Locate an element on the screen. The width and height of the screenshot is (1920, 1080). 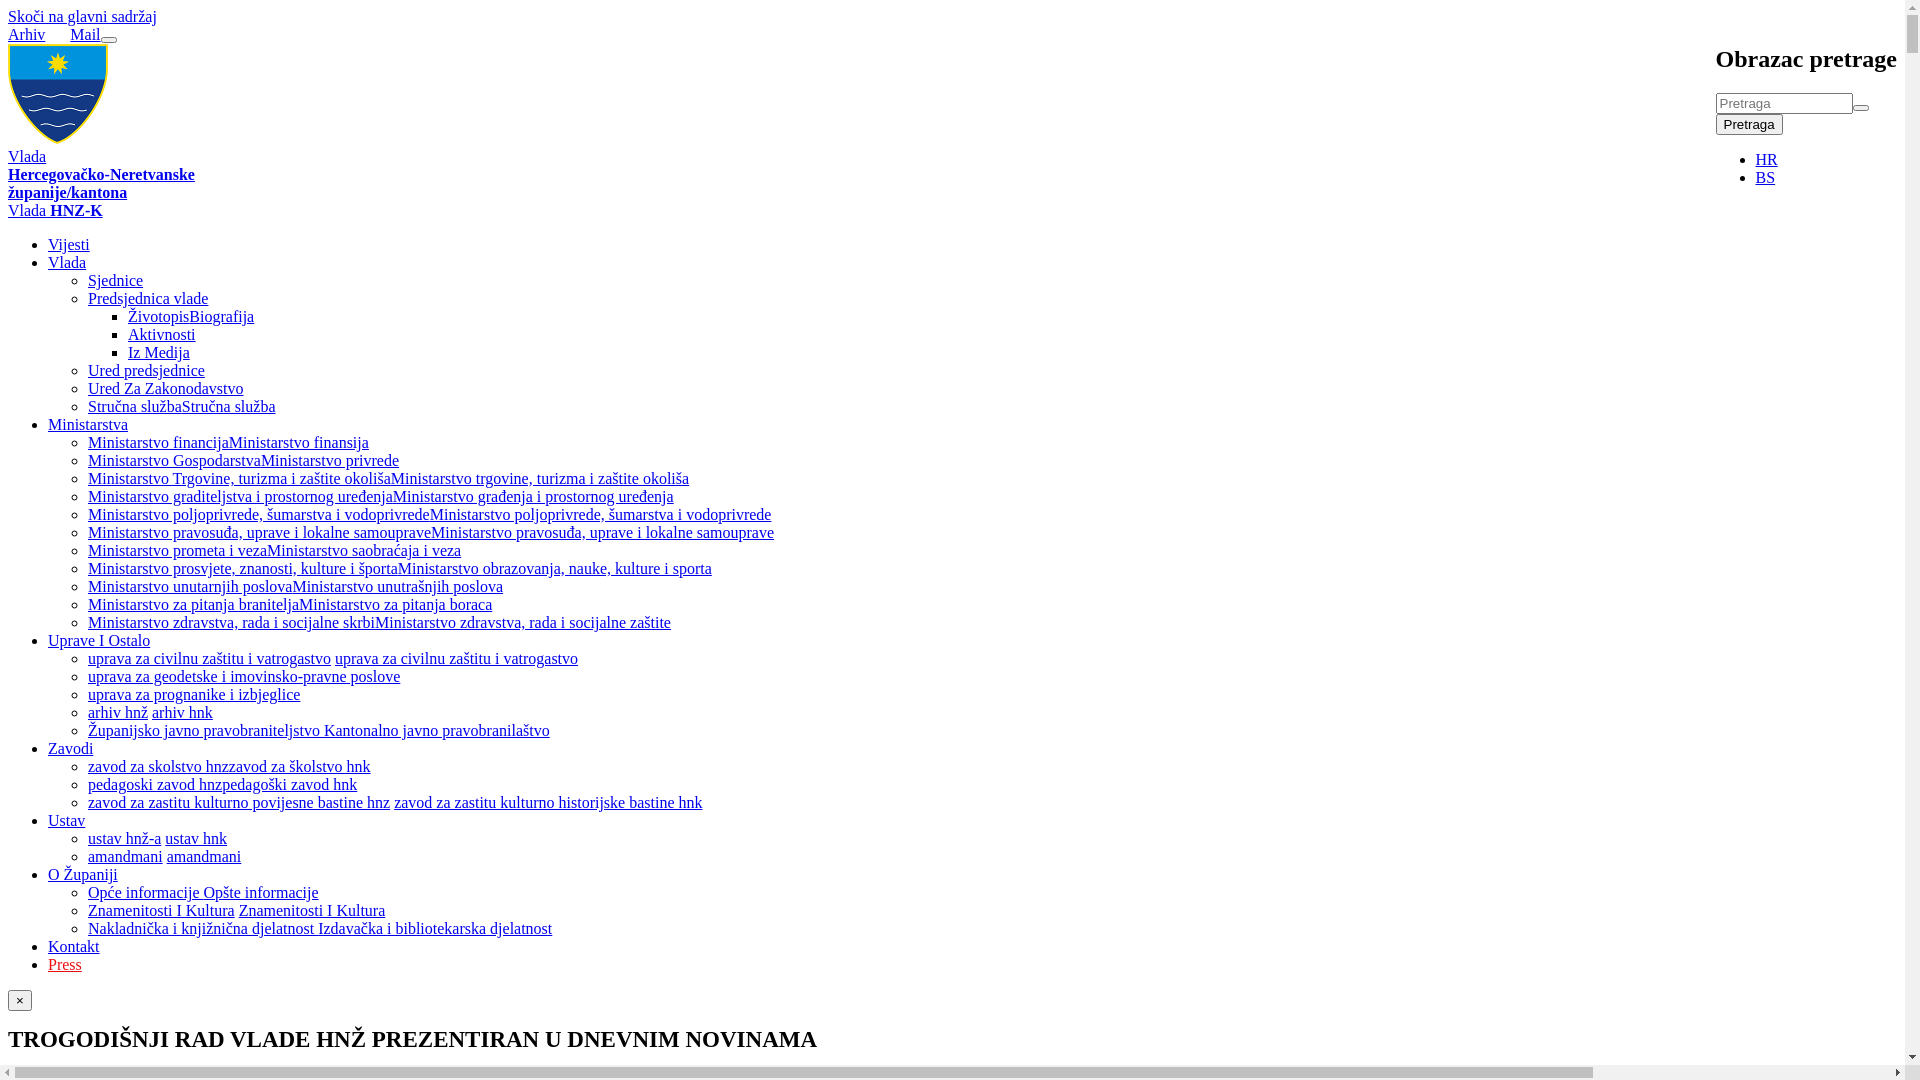
'Ministarstvo Gospodarstva' is located at coordinates (174, 460).